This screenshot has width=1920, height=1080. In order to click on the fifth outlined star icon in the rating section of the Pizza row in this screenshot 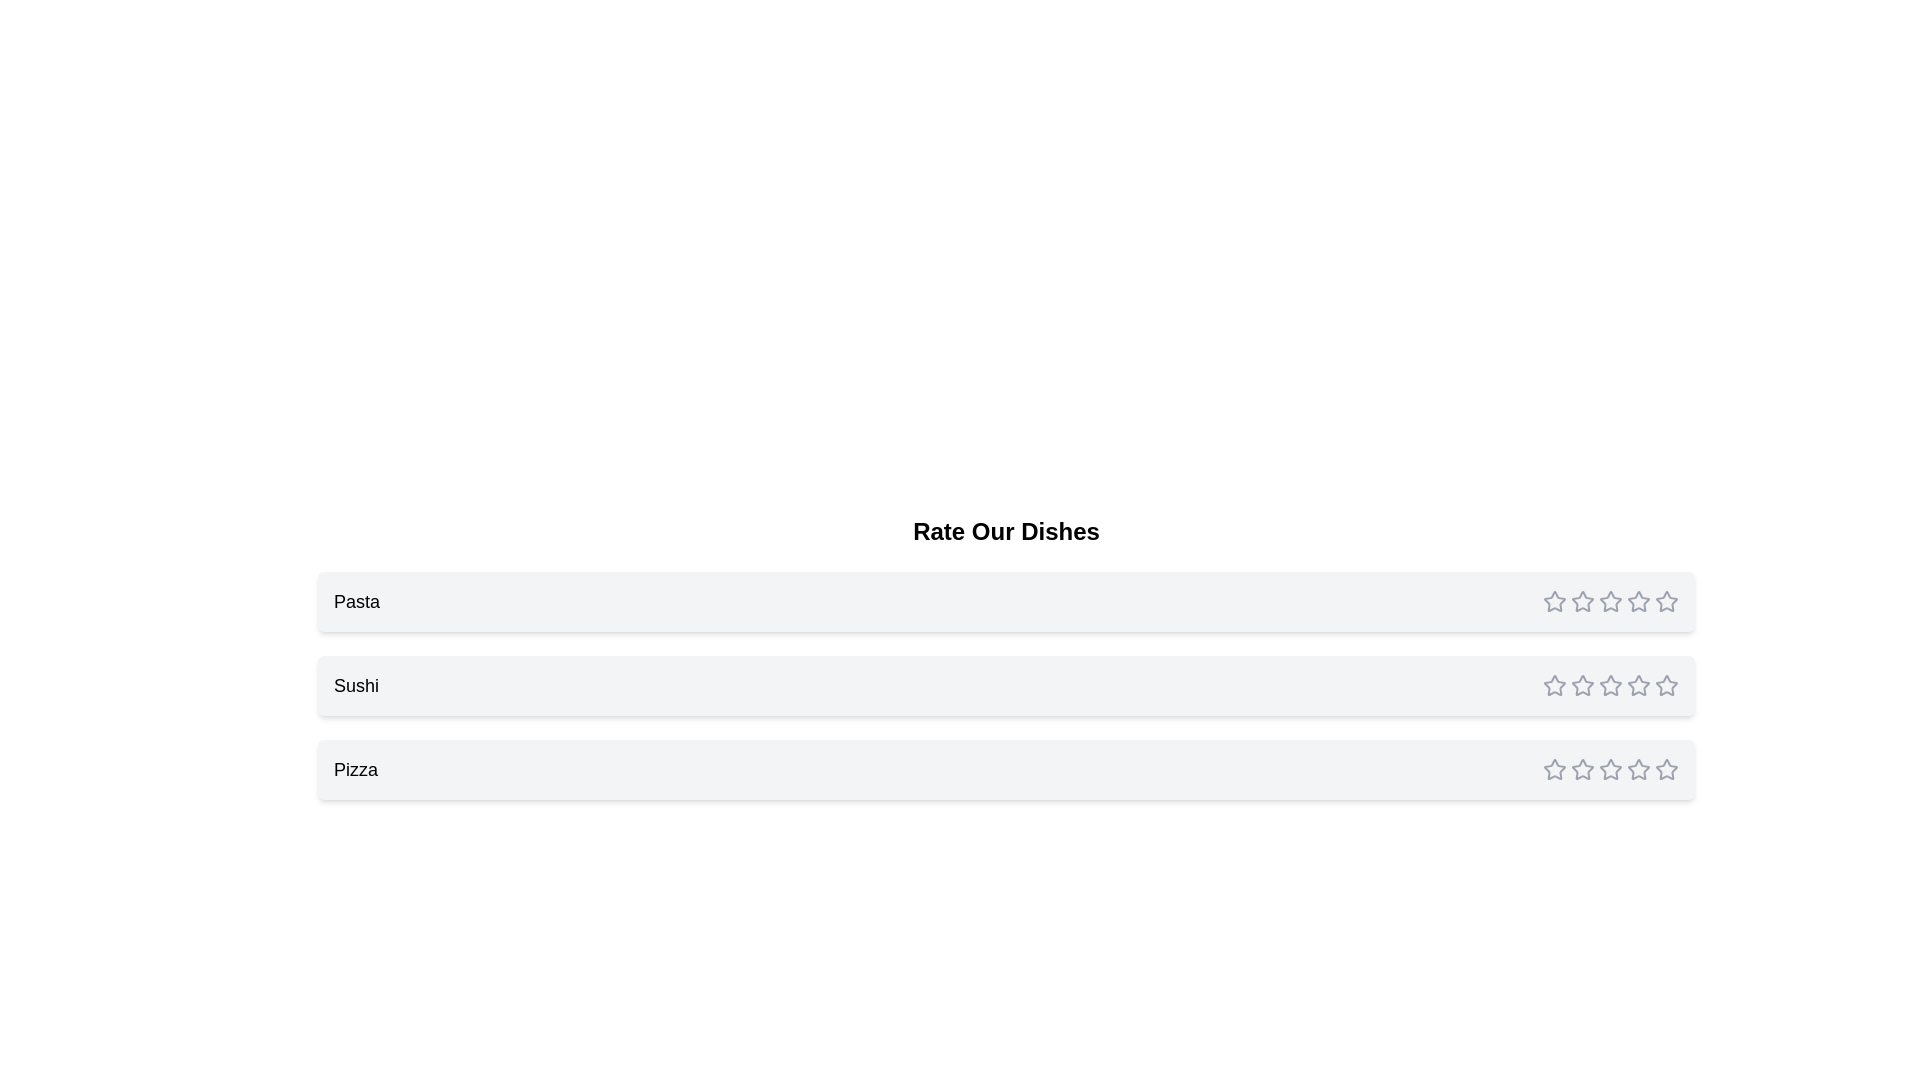, I will do `click(1581, 767)`.